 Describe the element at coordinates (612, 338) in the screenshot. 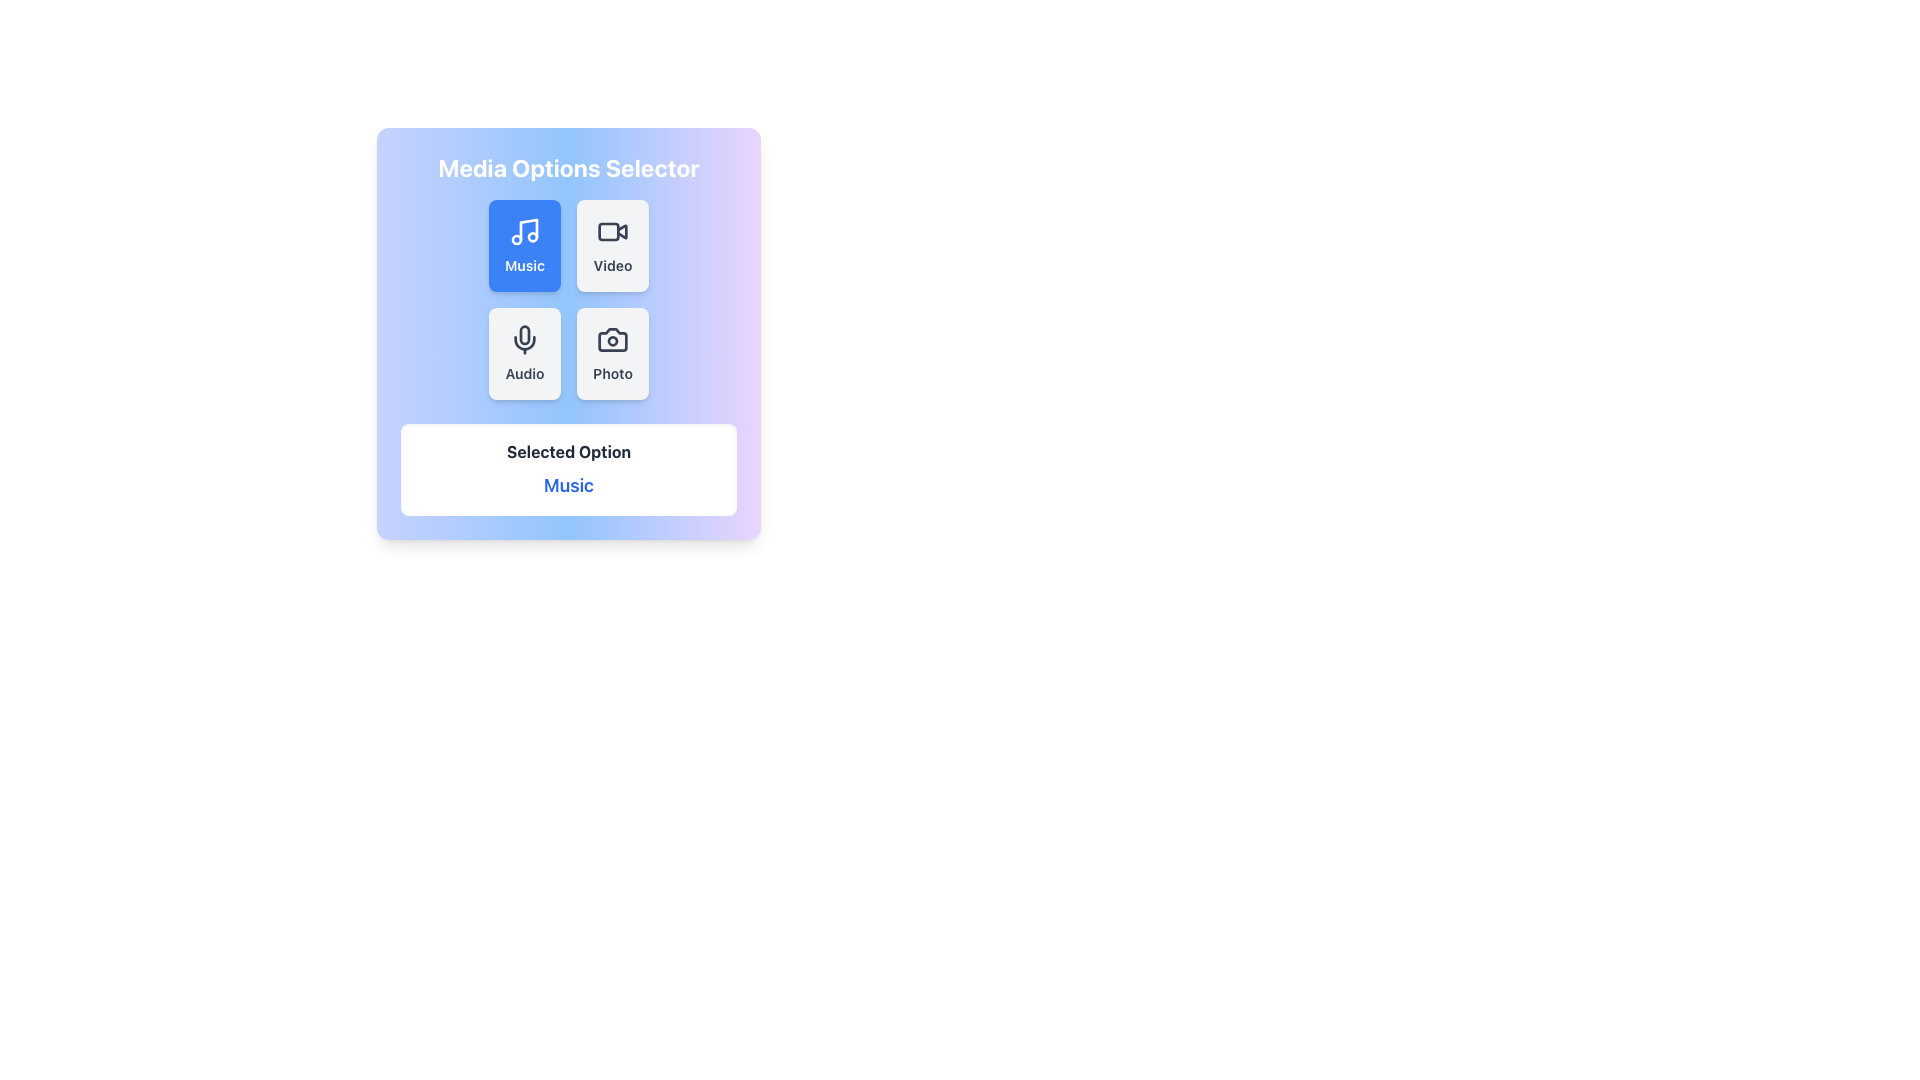

I see `the 'Photo' media type SVG Vector Icon located in the bottom-right cell of the media option grid` at that location.